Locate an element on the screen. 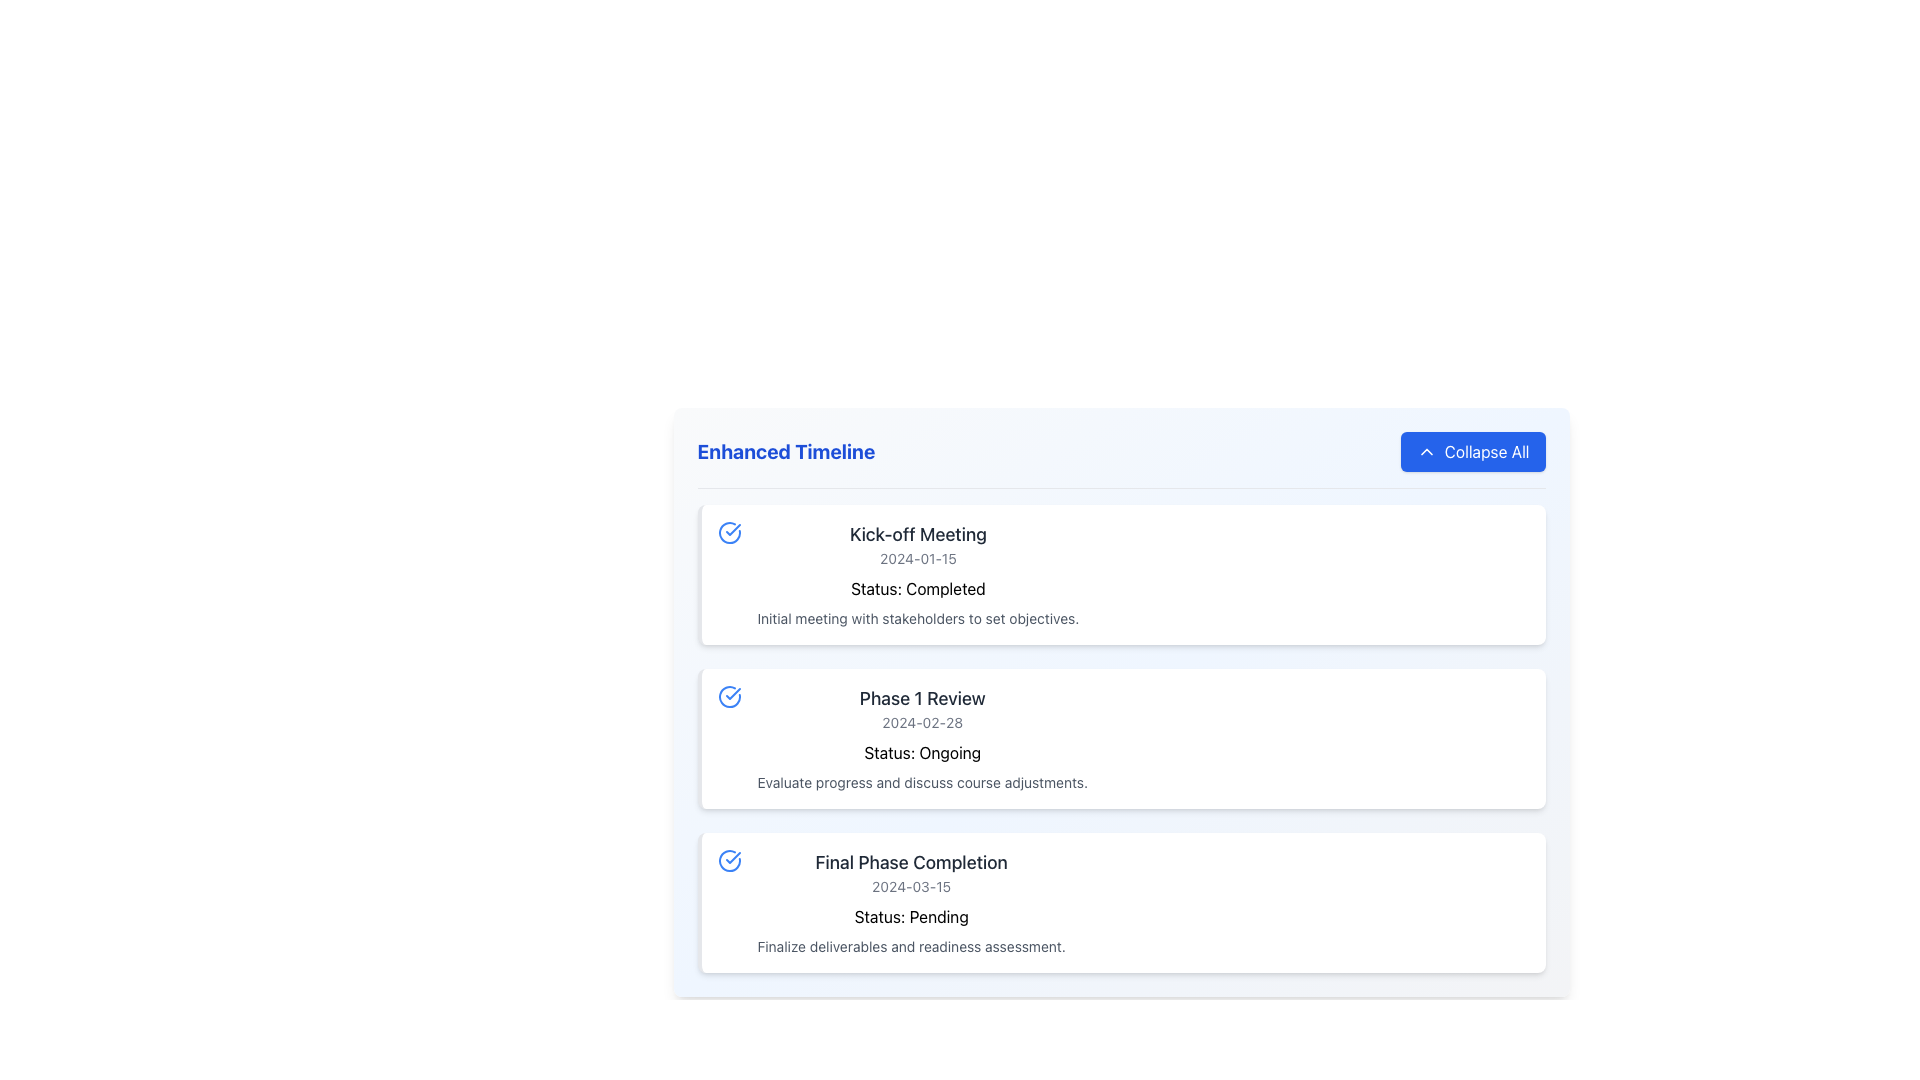 Image resolution: width=1920 pixels, height=1080 pixels. the chevron icon within the 'Collapse All' button located at the top-right corner of the interface is located at coordinates (1425, 451).